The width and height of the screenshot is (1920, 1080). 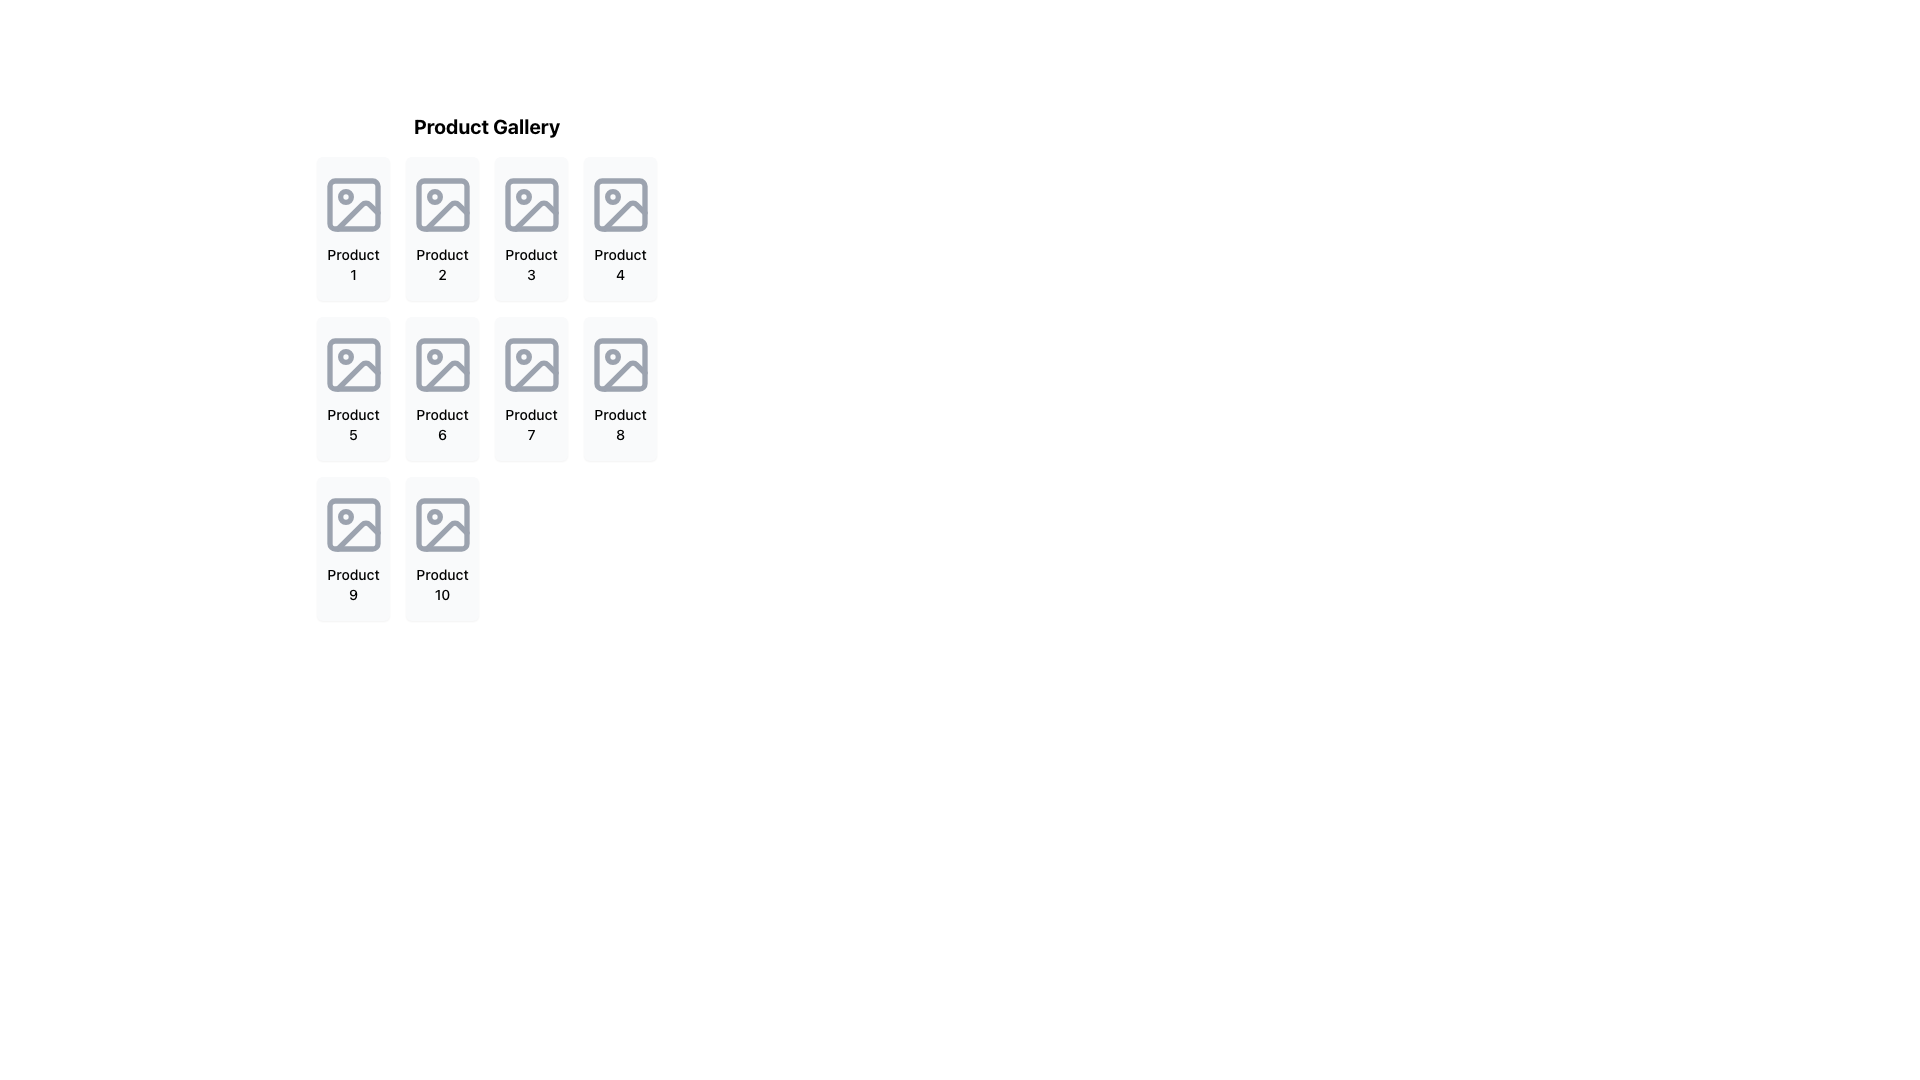 I want to click on the image placeholder icon located in the center of the 'Product 7' card, which features a gray design with a rectangular frame and circular elements, so click(x=531, y=365).